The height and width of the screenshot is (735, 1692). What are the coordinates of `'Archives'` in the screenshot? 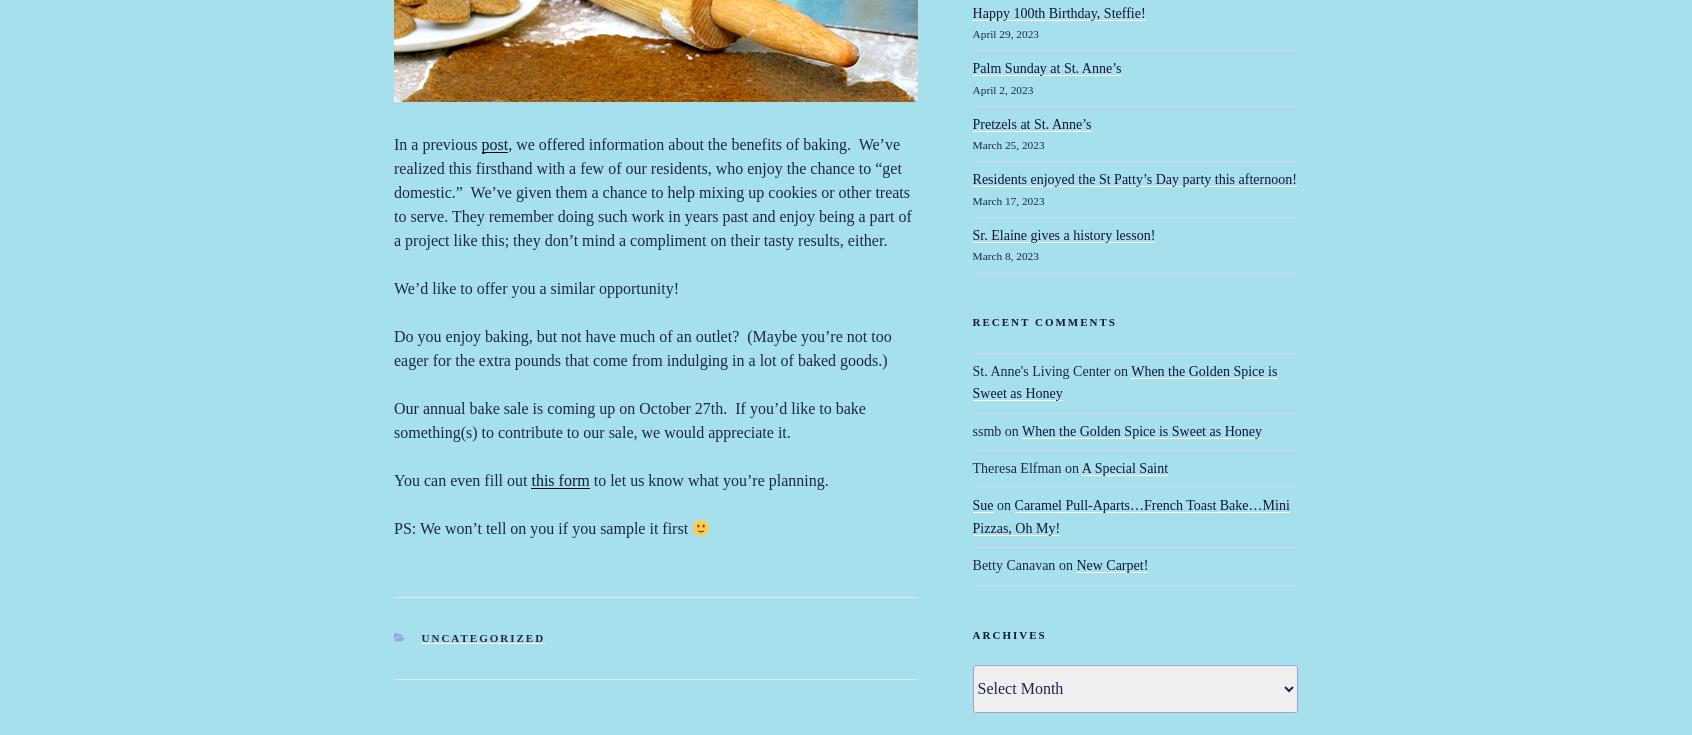 It's located at (1007, 633).